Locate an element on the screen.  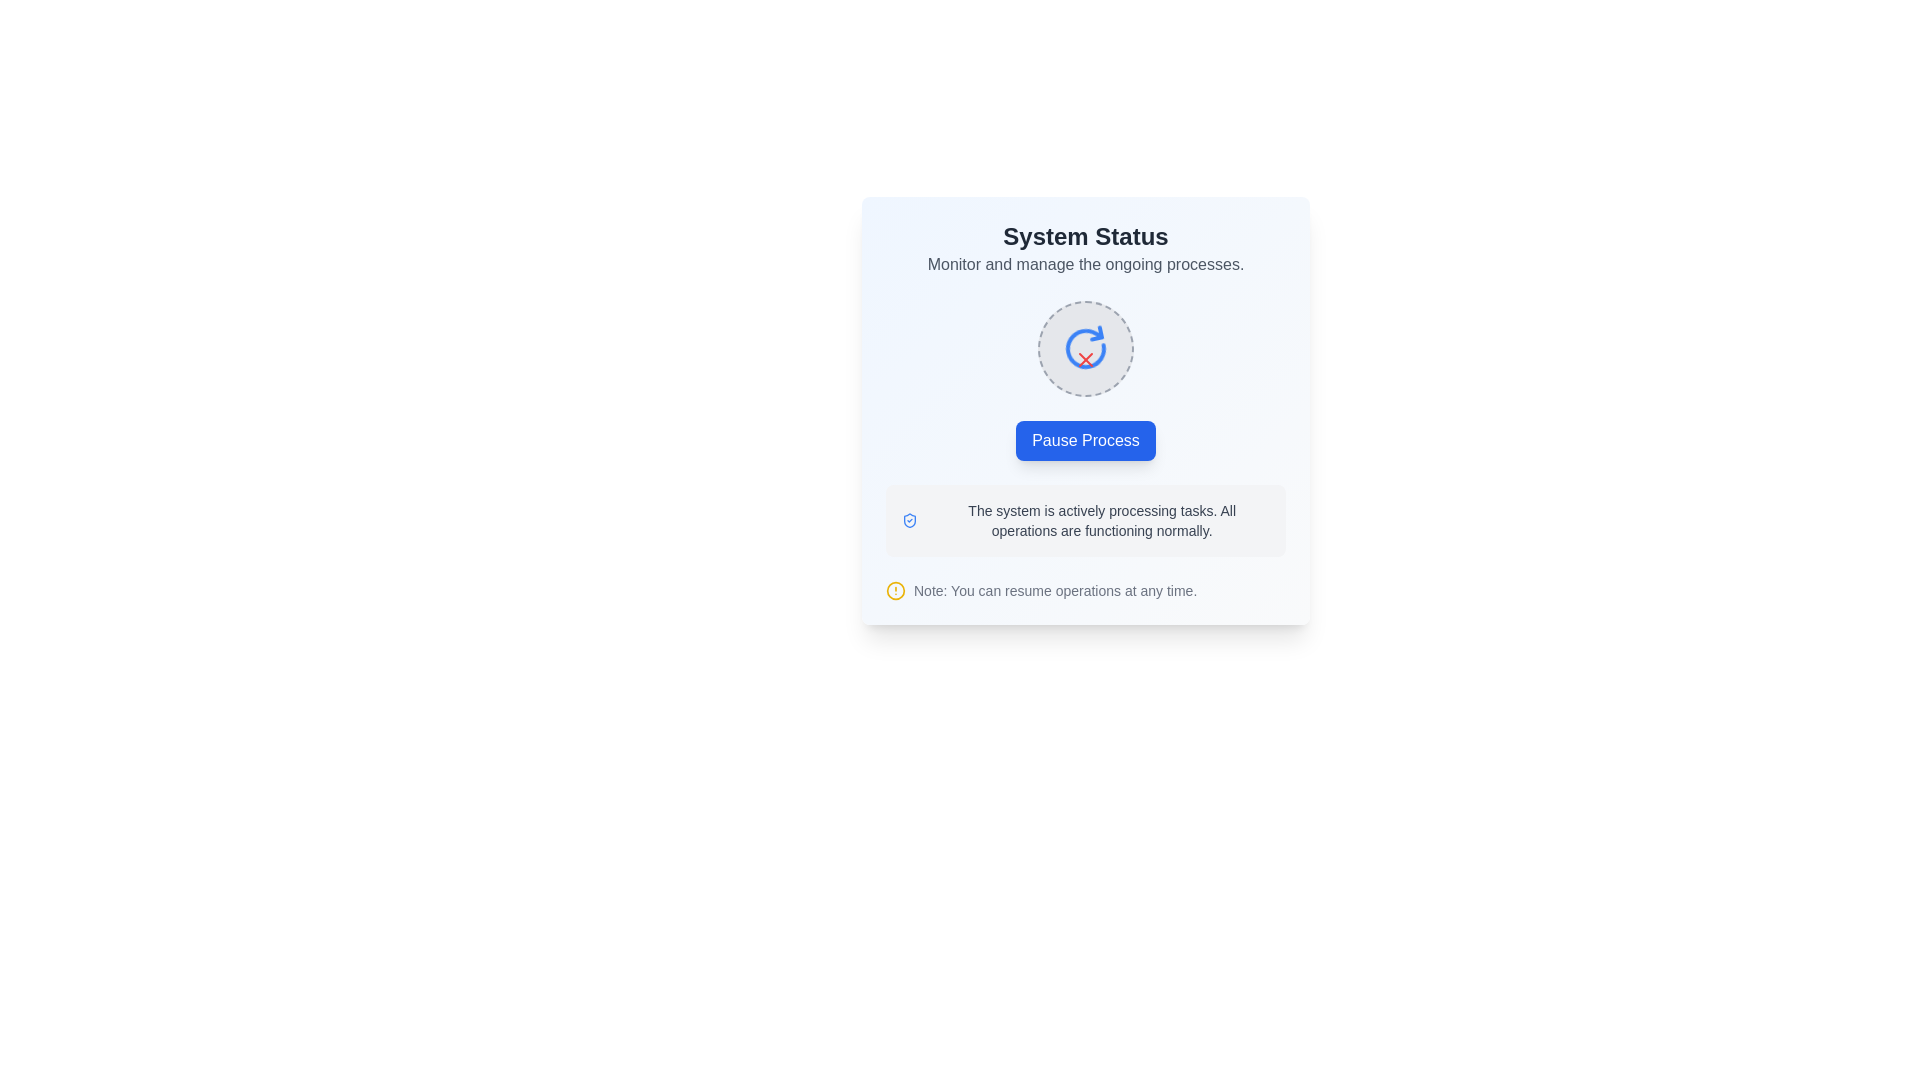
the shield icon with a checkmark inside, which is located on the left side of the message box indicating the system processing status is located at coordinates (909, 519).